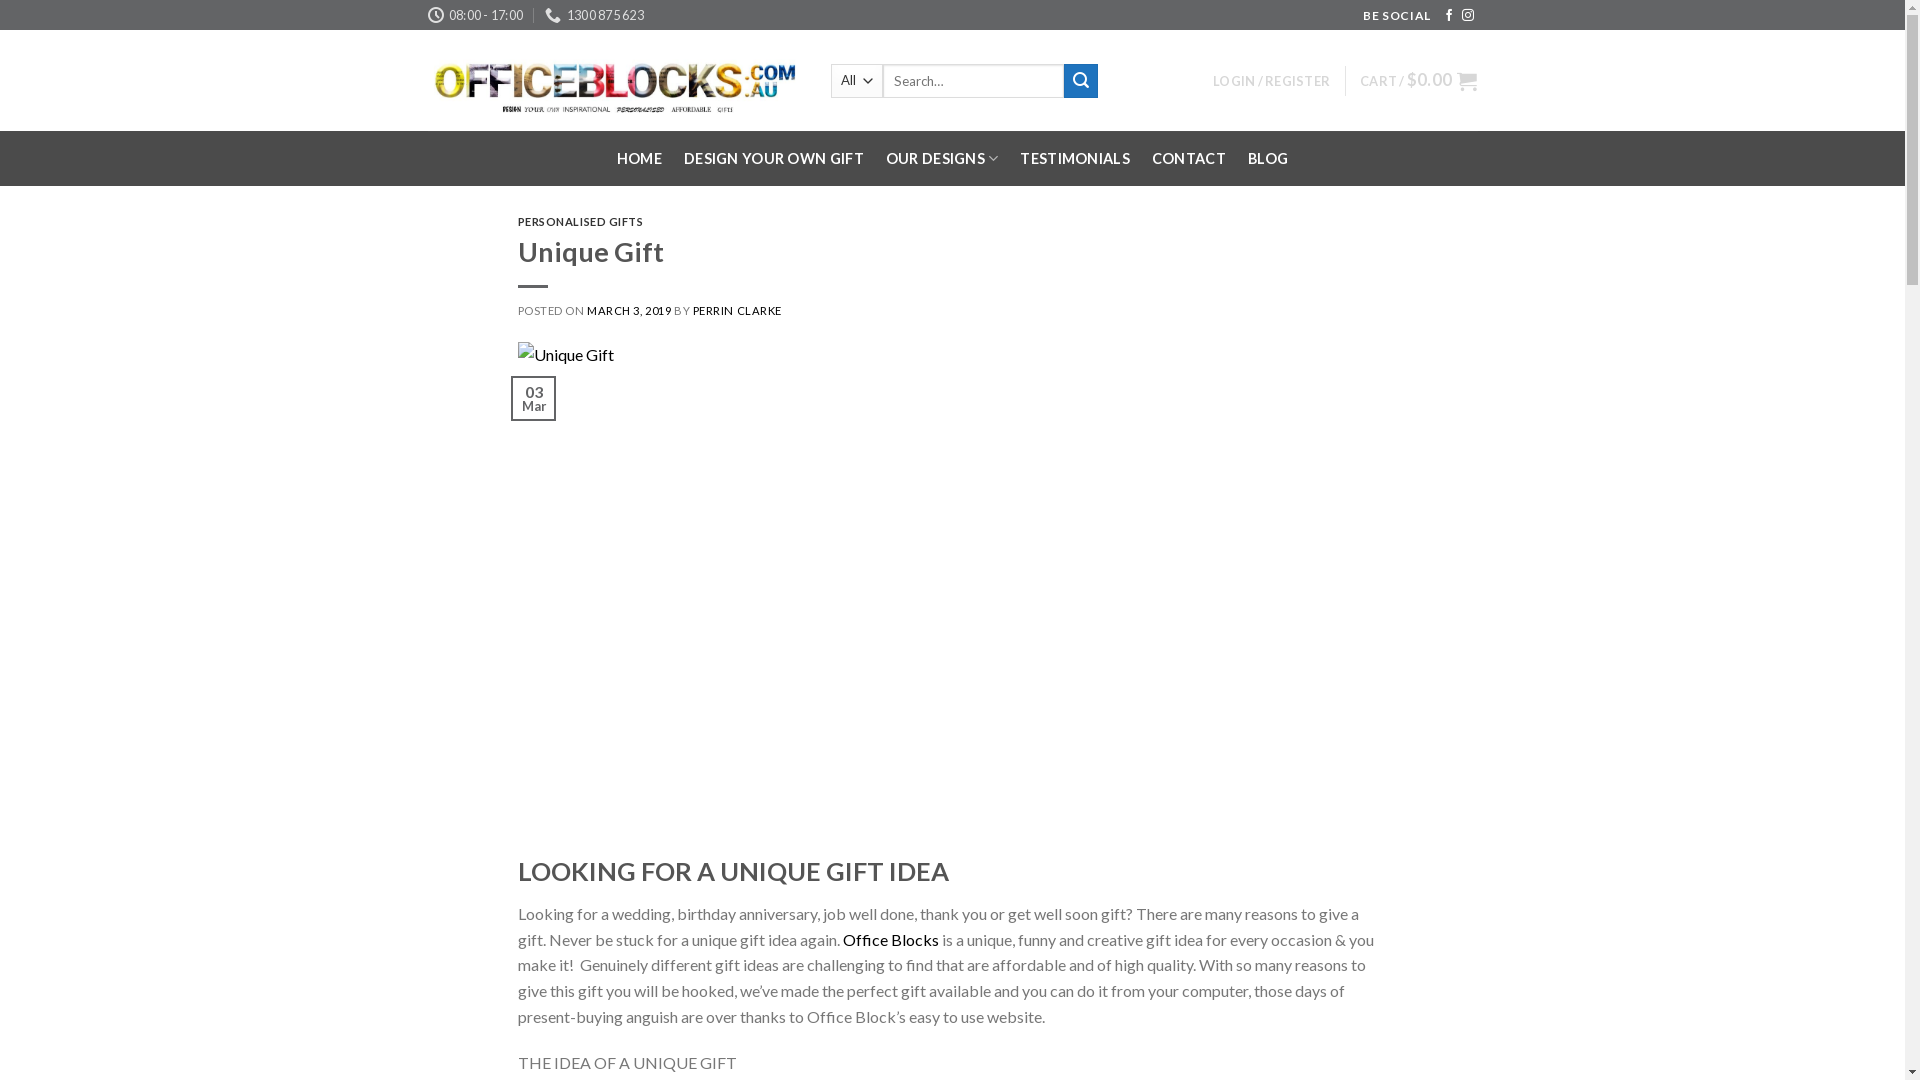 This screenshot has height=1080, width=1920. What do you see at coordinates (1468, 15) in the screenshot?
I see `'Follow on Instagram'` at bounding box center [1468, 15].